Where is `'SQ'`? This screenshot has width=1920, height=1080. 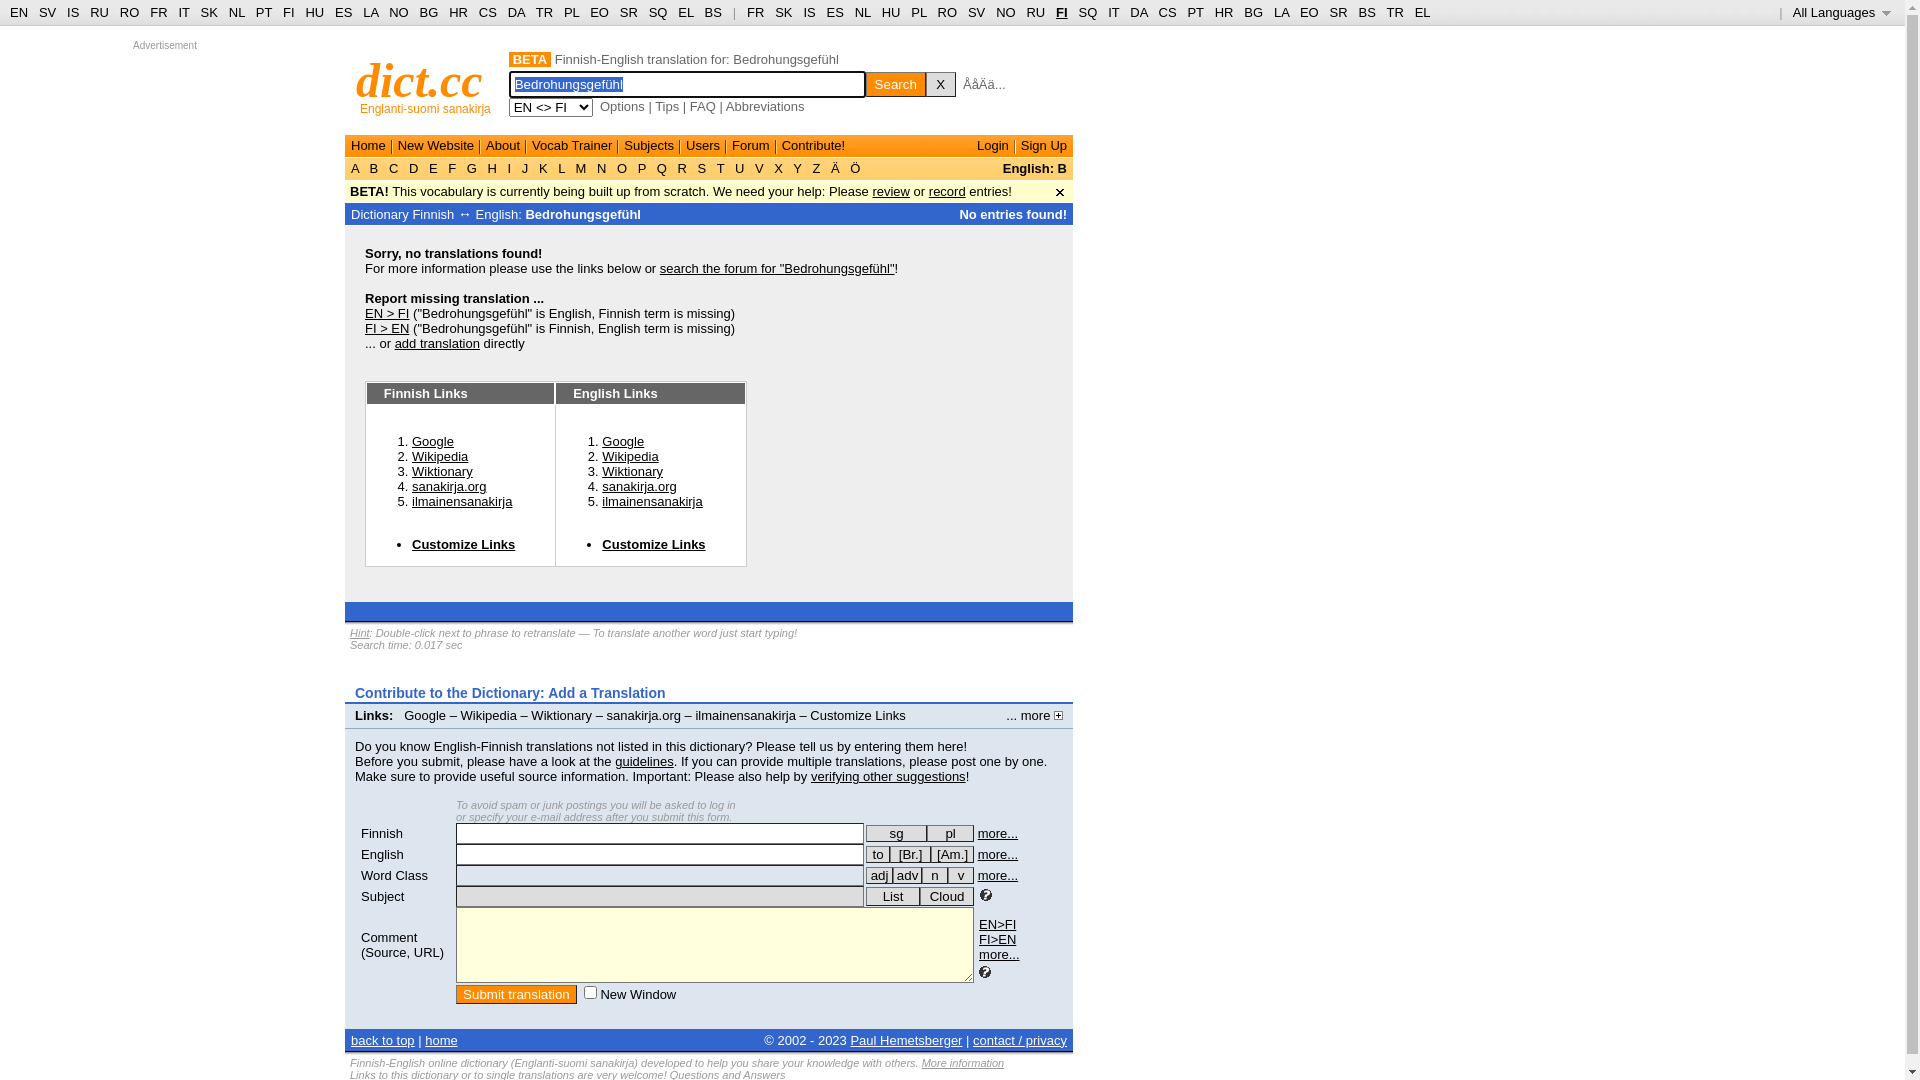
'SQ' is located at coordinates (1086, 12).